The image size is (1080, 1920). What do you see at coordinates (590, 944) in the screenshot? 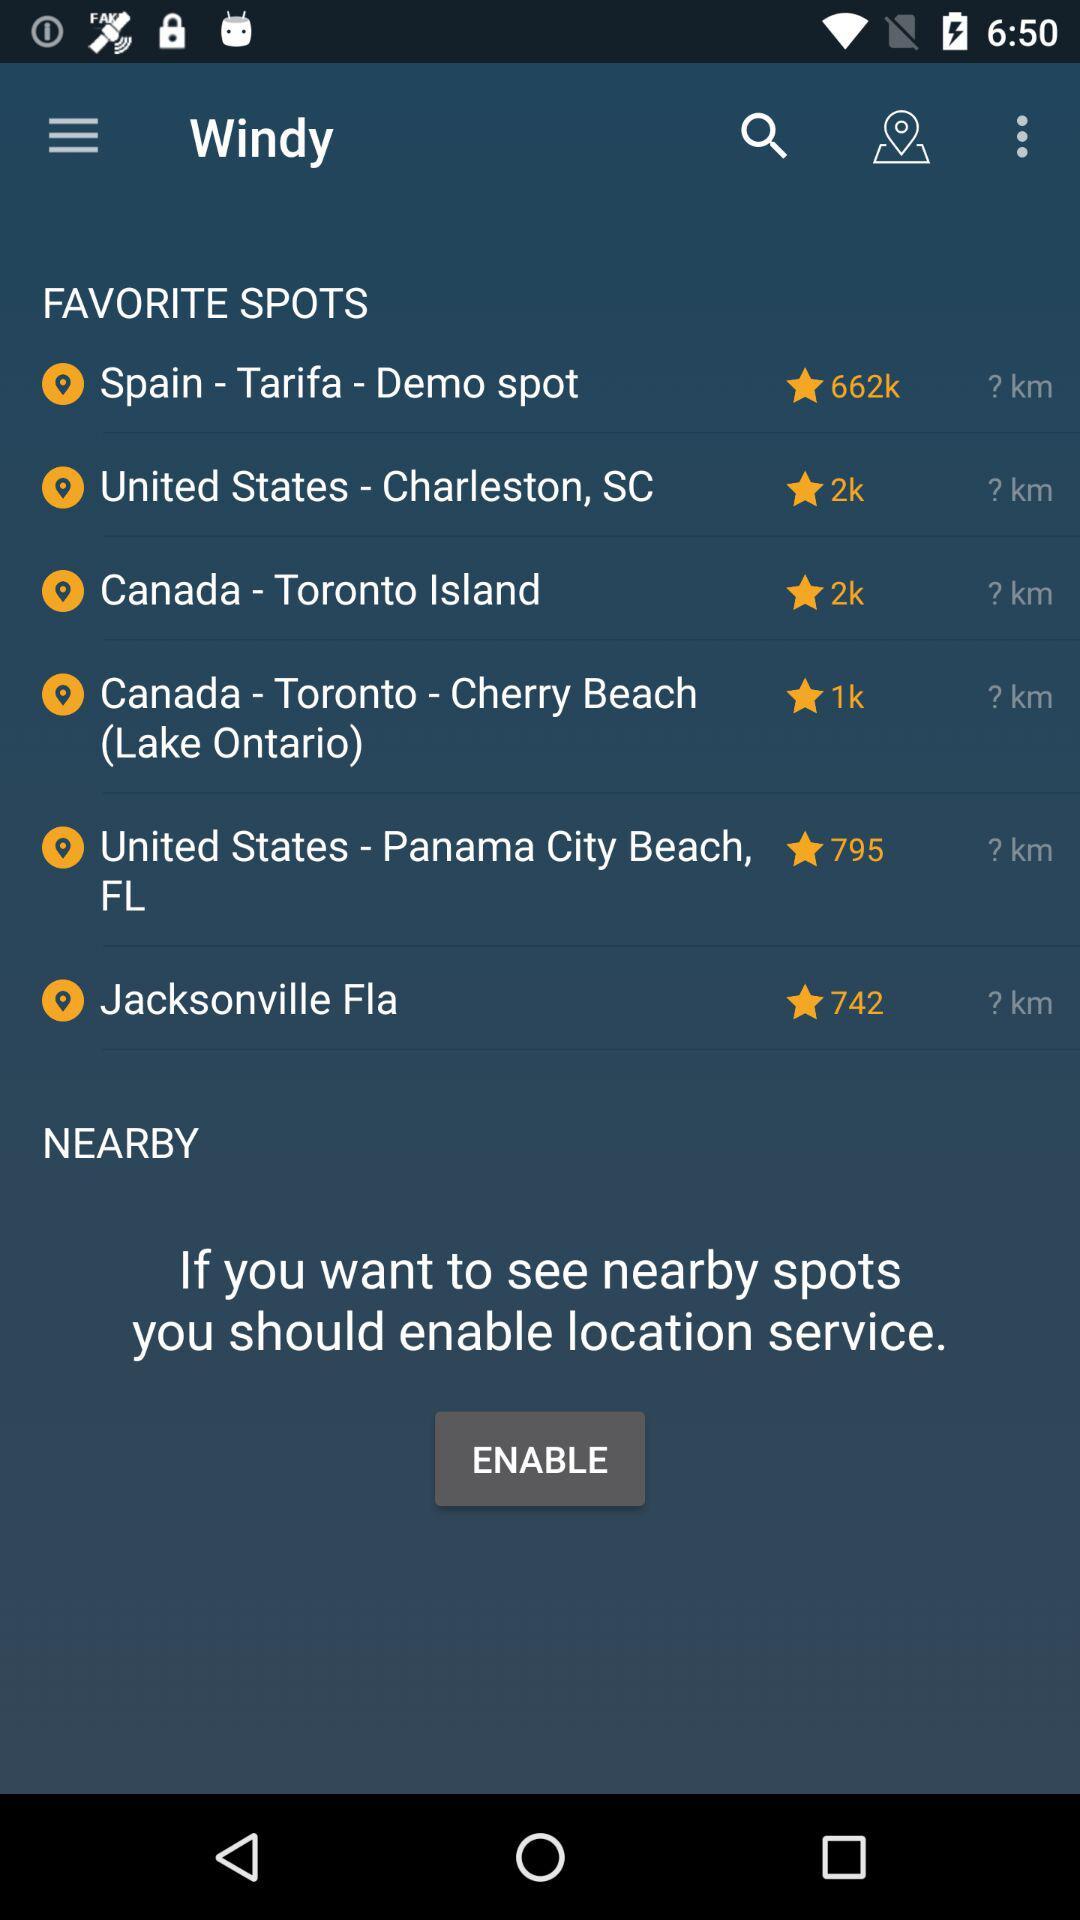
I see `icon above the jacksonville fla icon` at bounding box center [590, 944].